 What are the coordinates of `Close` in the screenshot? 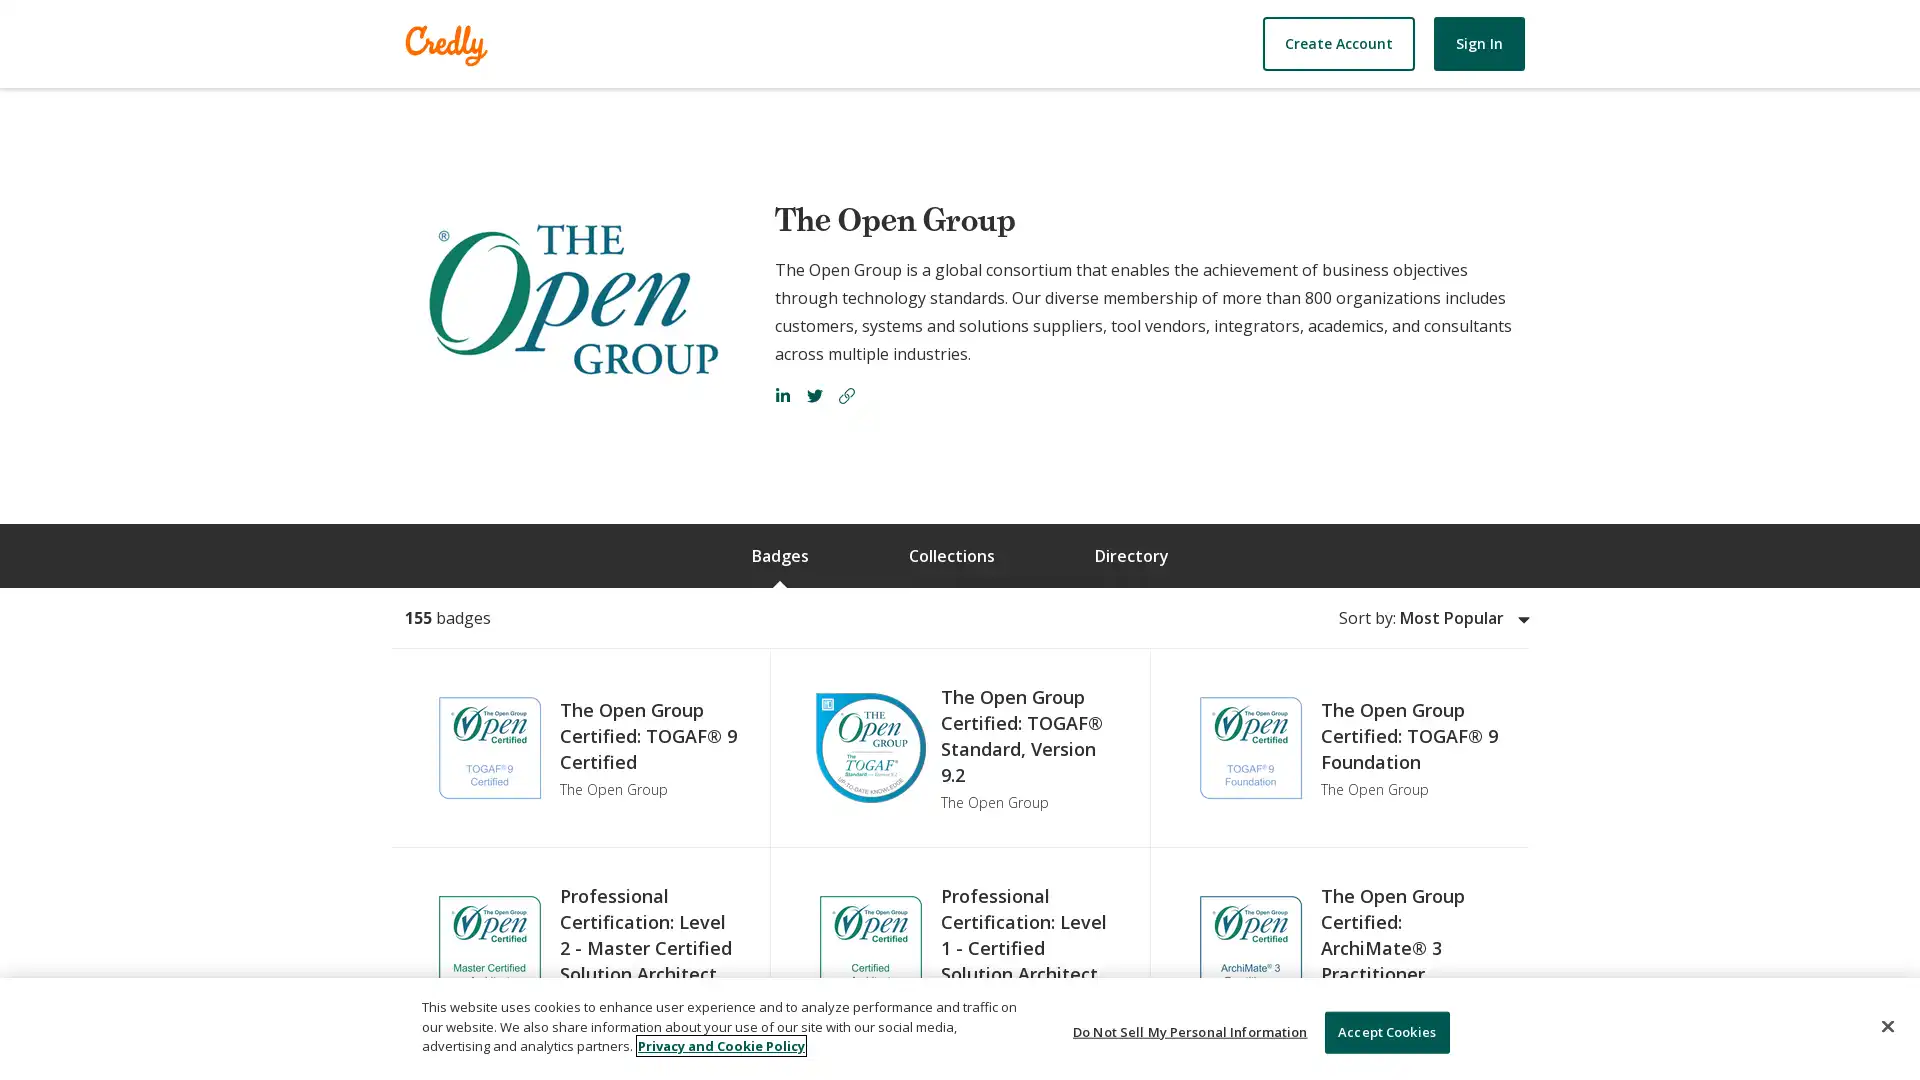 It's located at (1886, 1026).